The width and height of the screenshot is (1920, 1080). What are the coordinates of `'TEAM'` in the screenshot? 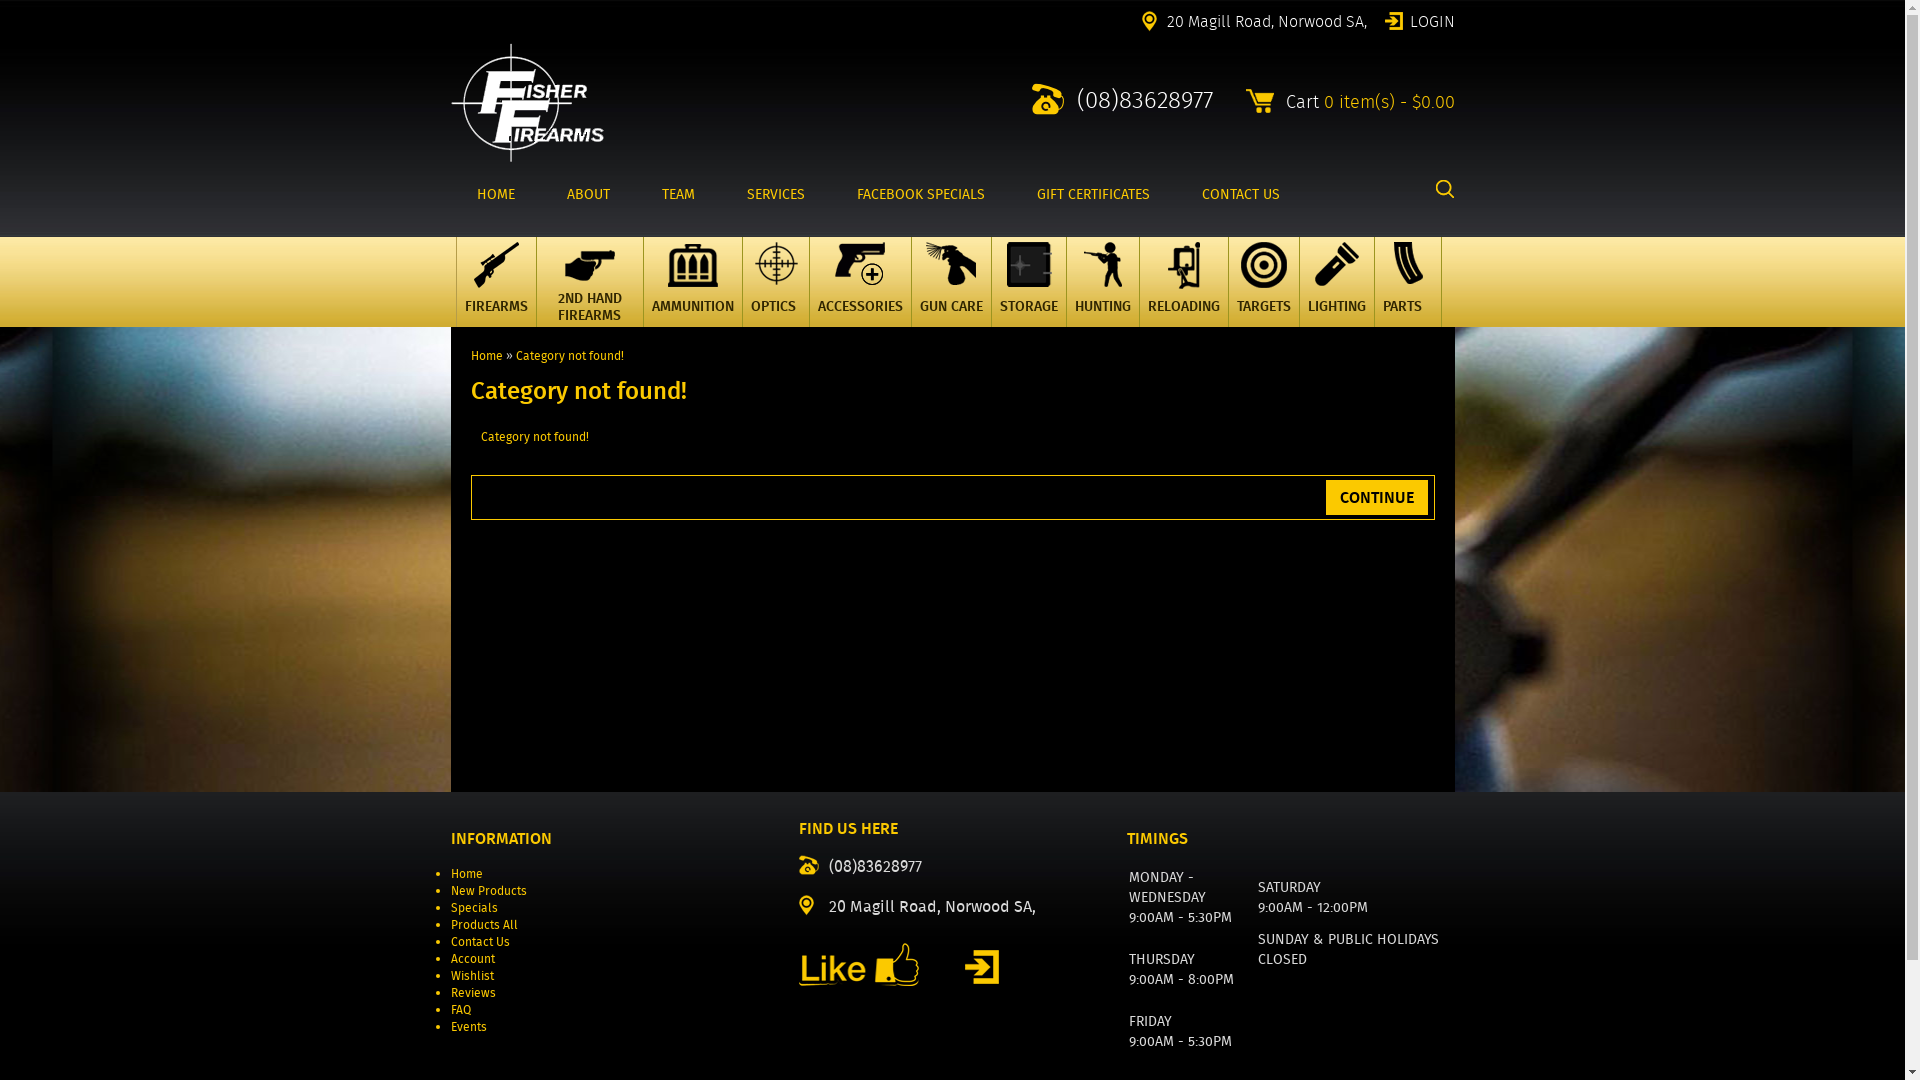 It's located at (678, 194).